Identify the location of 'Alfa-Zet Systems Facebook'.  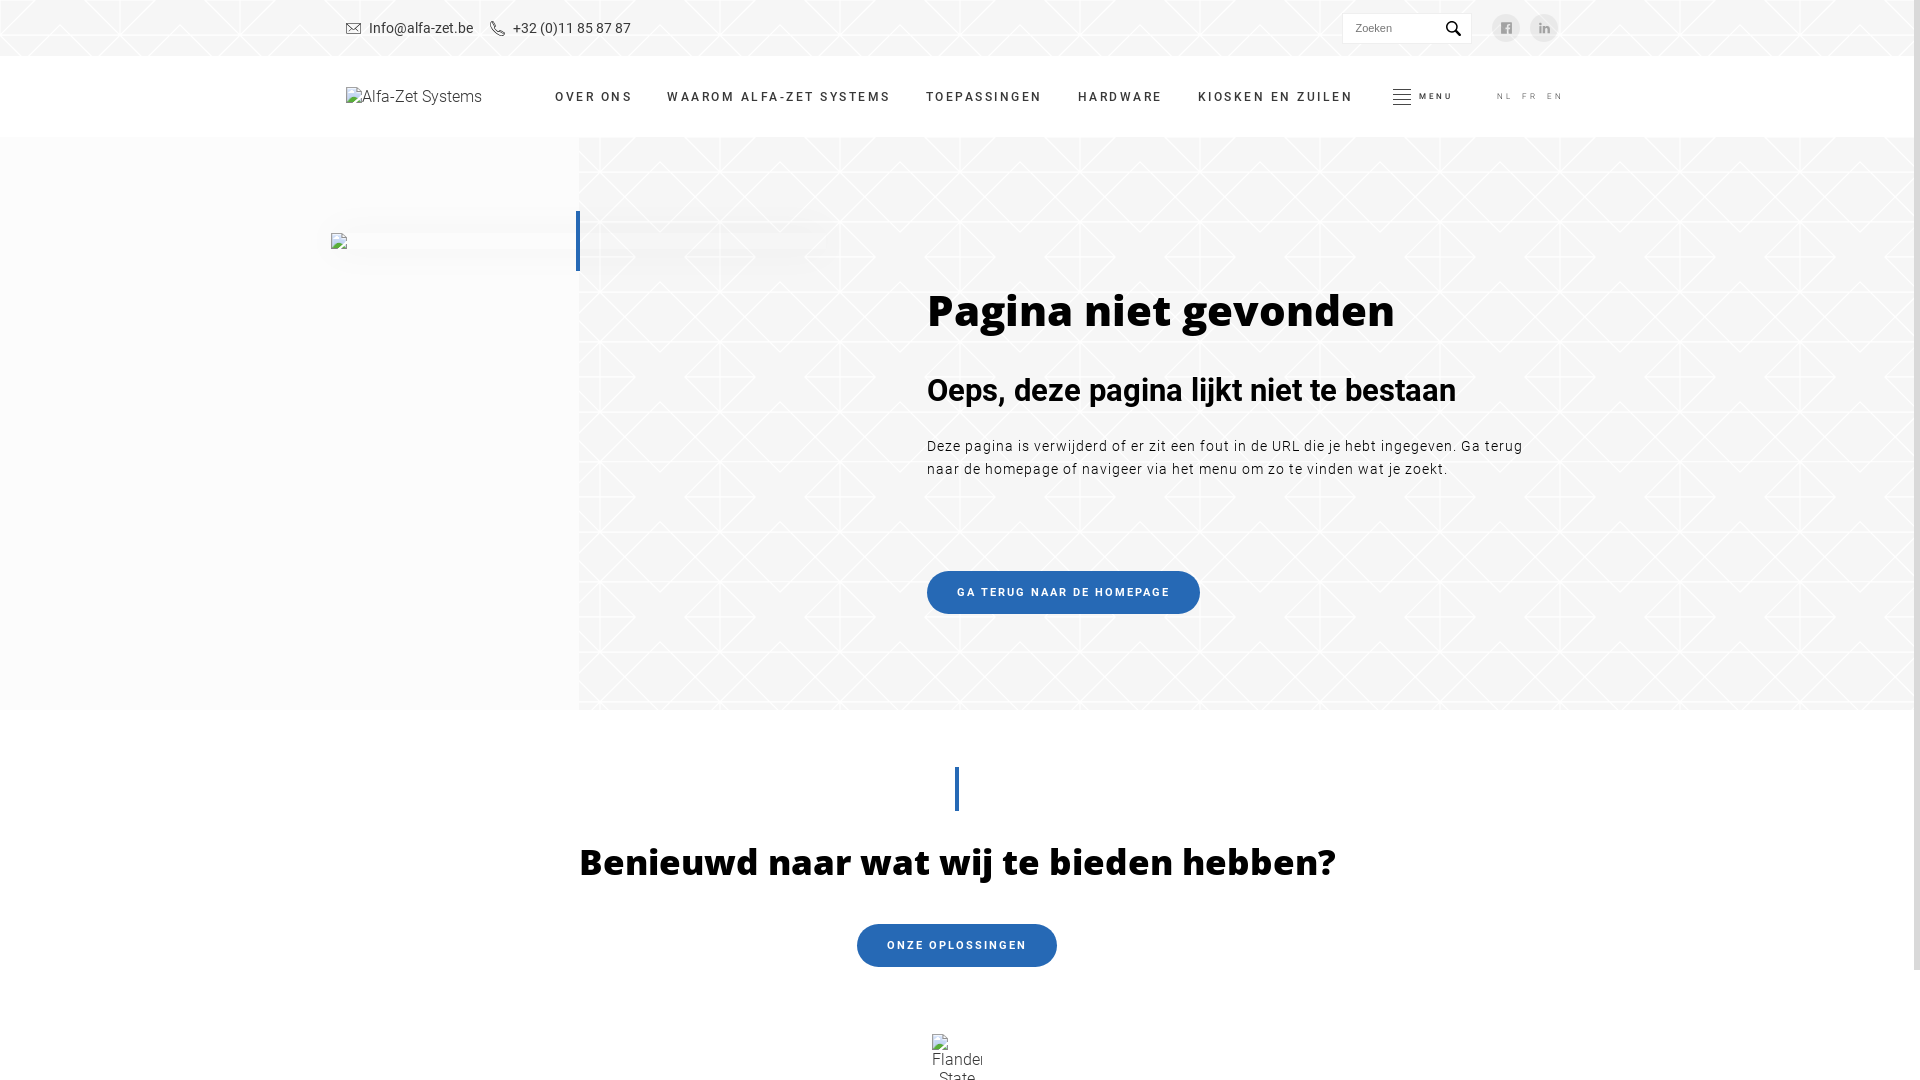
(1506, 27).